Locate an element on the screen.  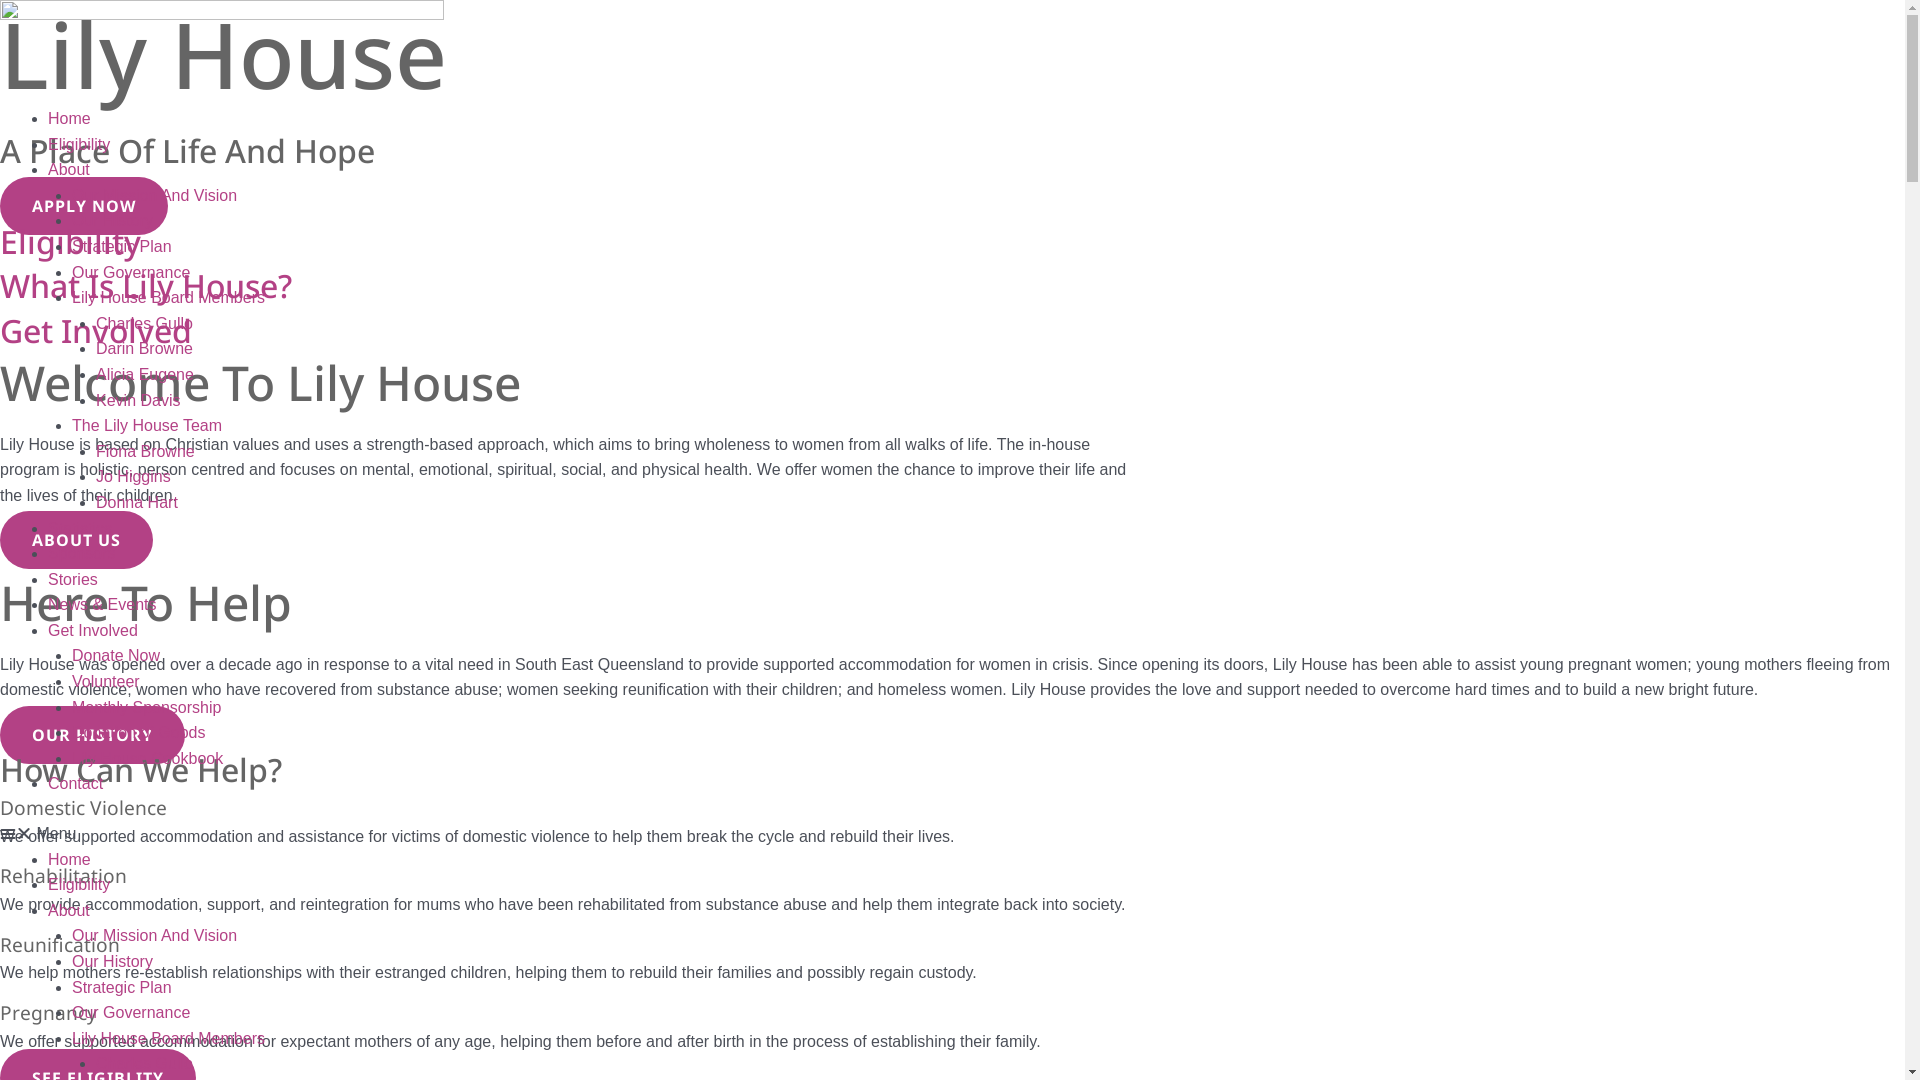
'Strategic Plan' is located at coordinates (72, 986).